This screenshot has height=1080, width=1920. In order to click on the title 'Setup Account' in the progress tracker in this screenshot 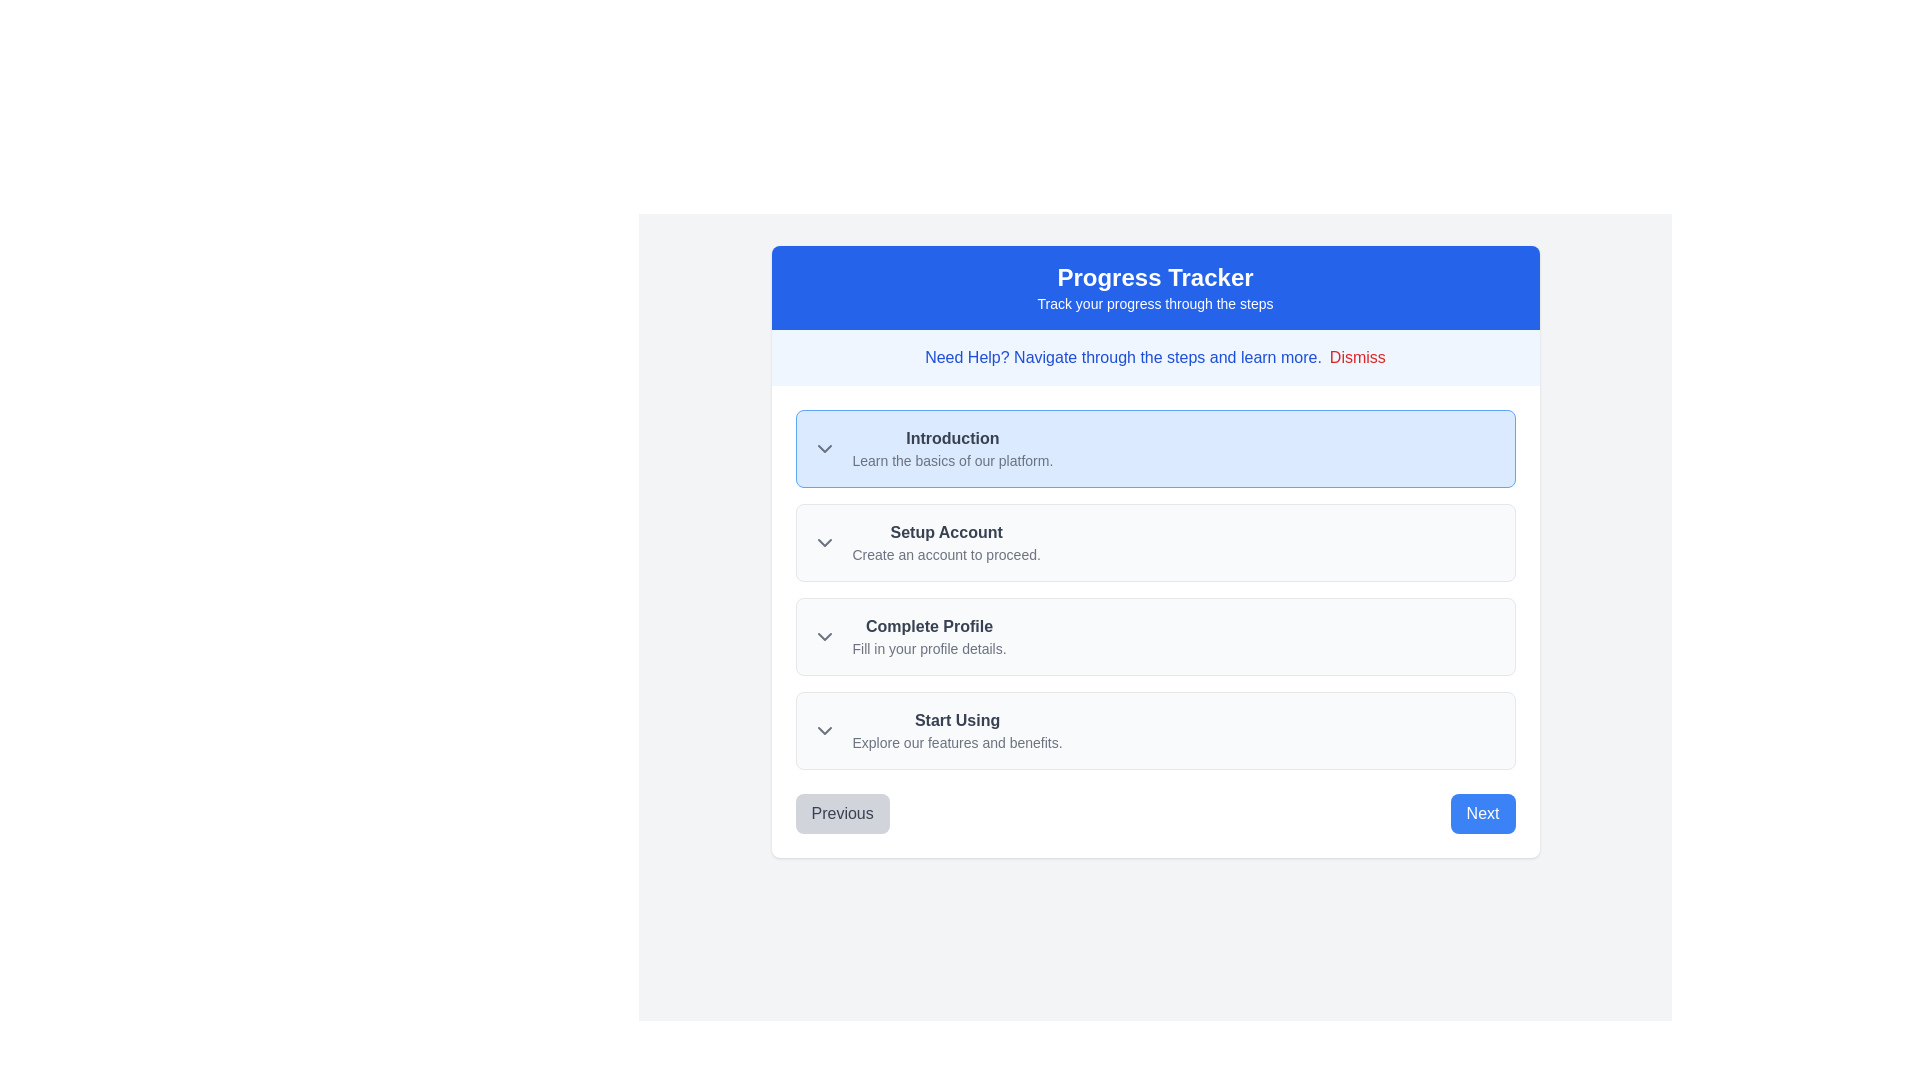, I will do `click(1155, 543)`.